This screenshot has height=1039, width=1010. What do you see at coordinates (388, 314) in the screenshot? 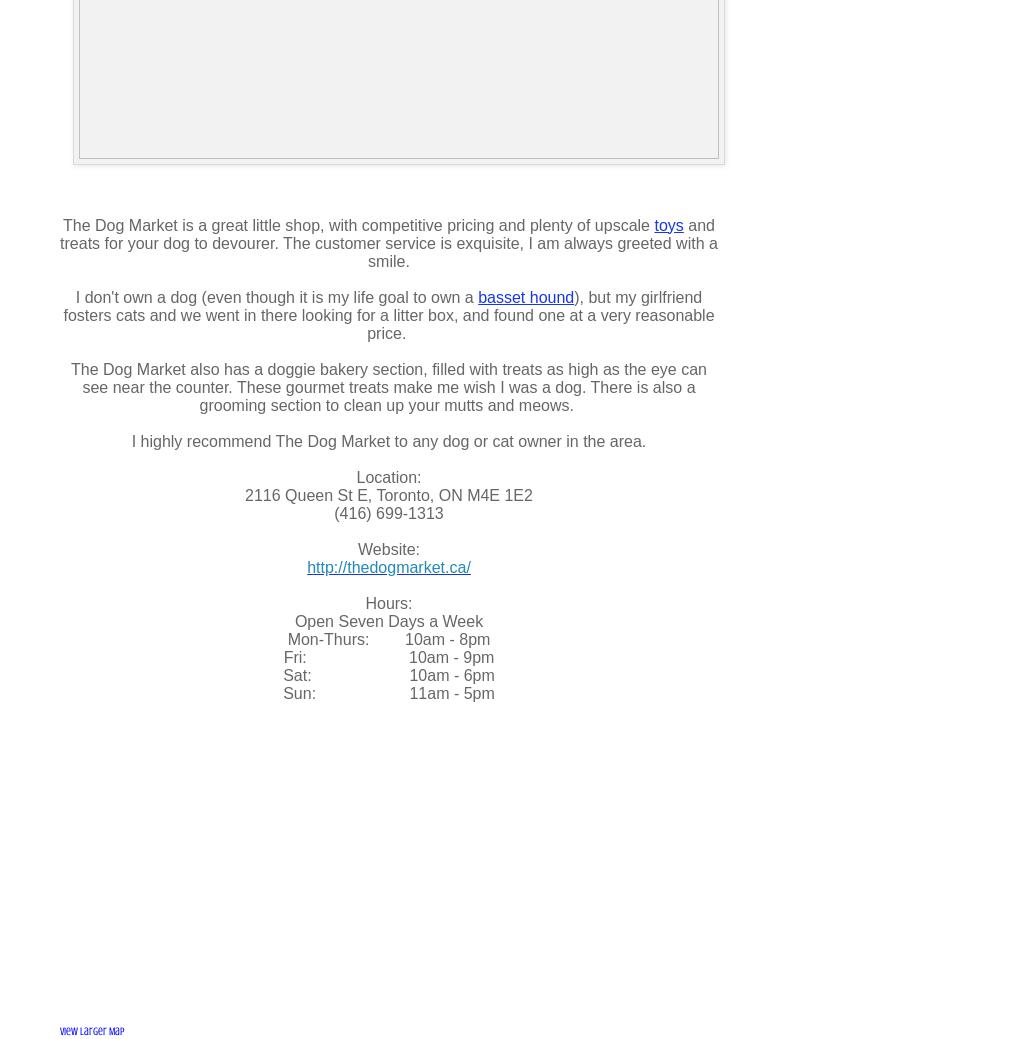
I see `'), but my girlfriend fosters cats and we went in there looking for a litter box, and found one at a very reasonable price.'` at bounding box center [388, 314].